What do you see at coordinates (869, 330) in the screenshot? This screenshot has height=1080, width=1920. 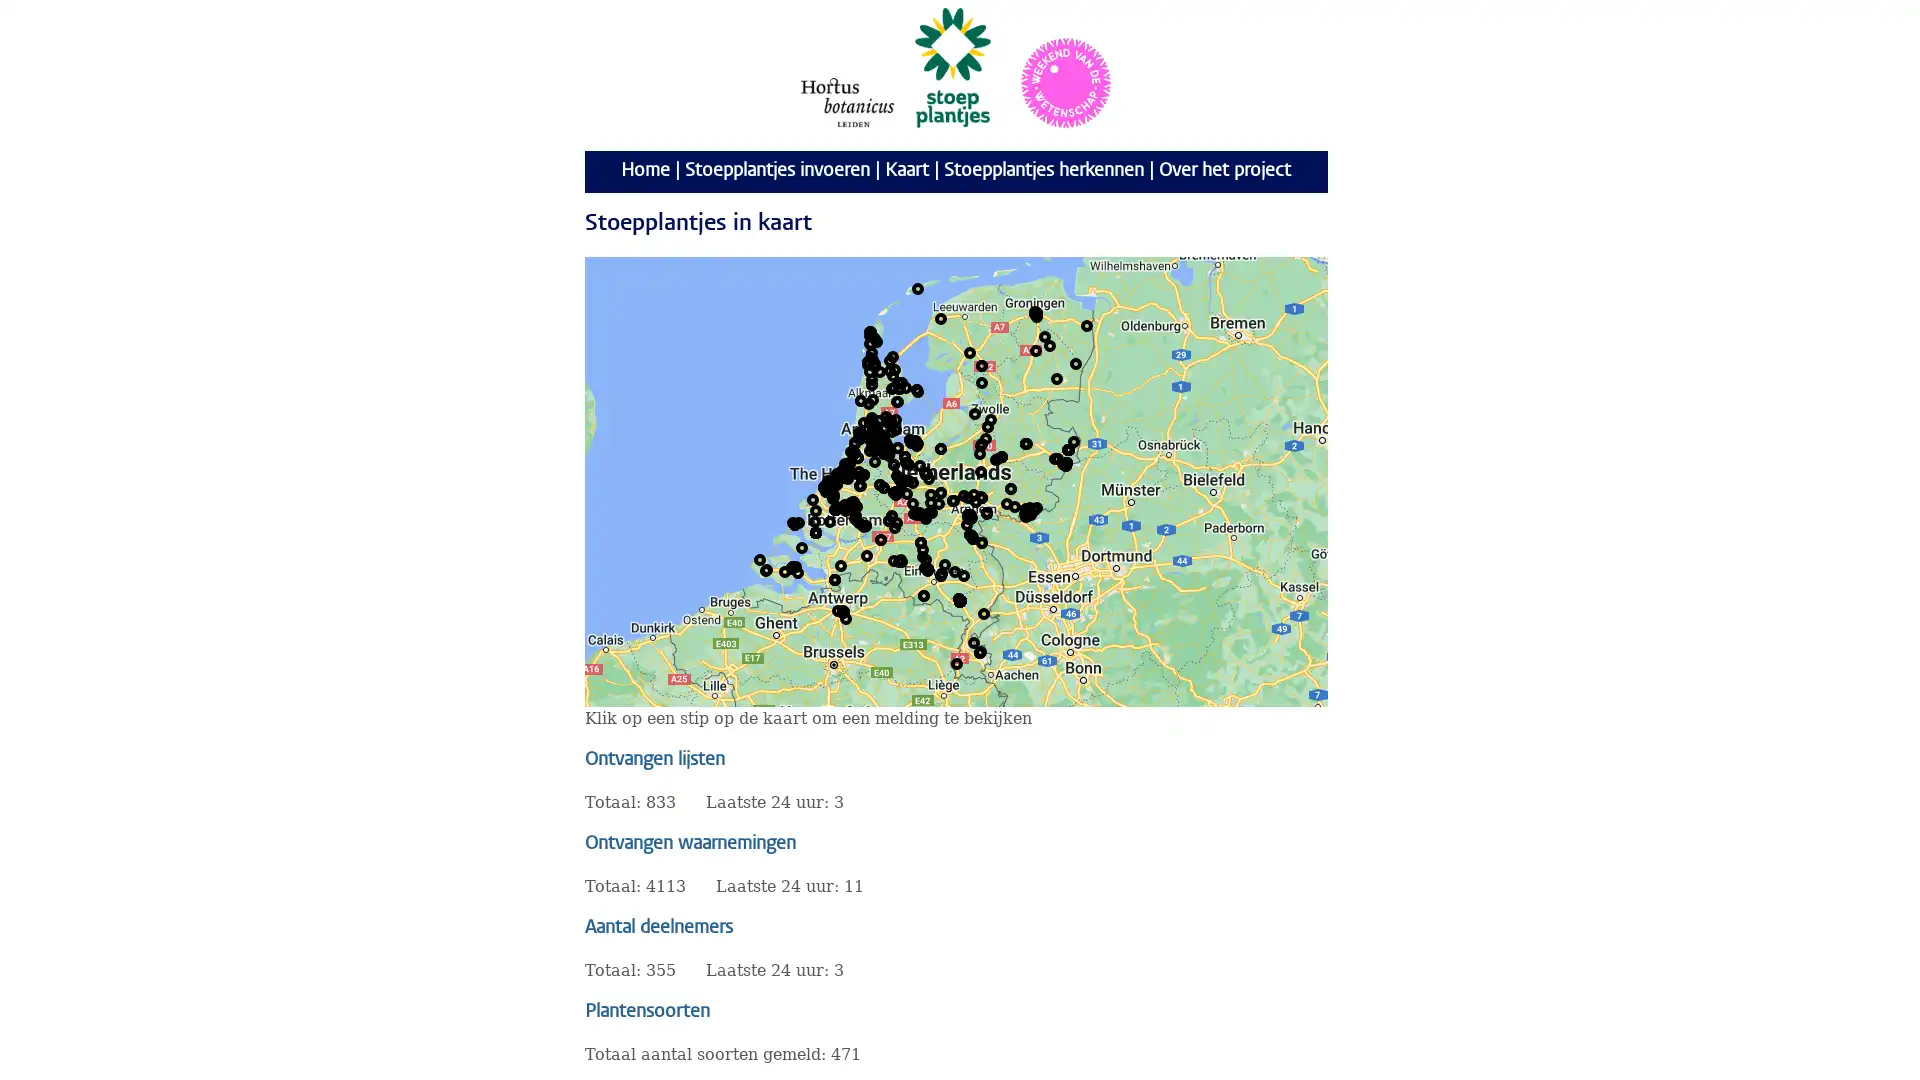 I see `Telling van U op 12 november 2021` at bounding box center [869, 330].